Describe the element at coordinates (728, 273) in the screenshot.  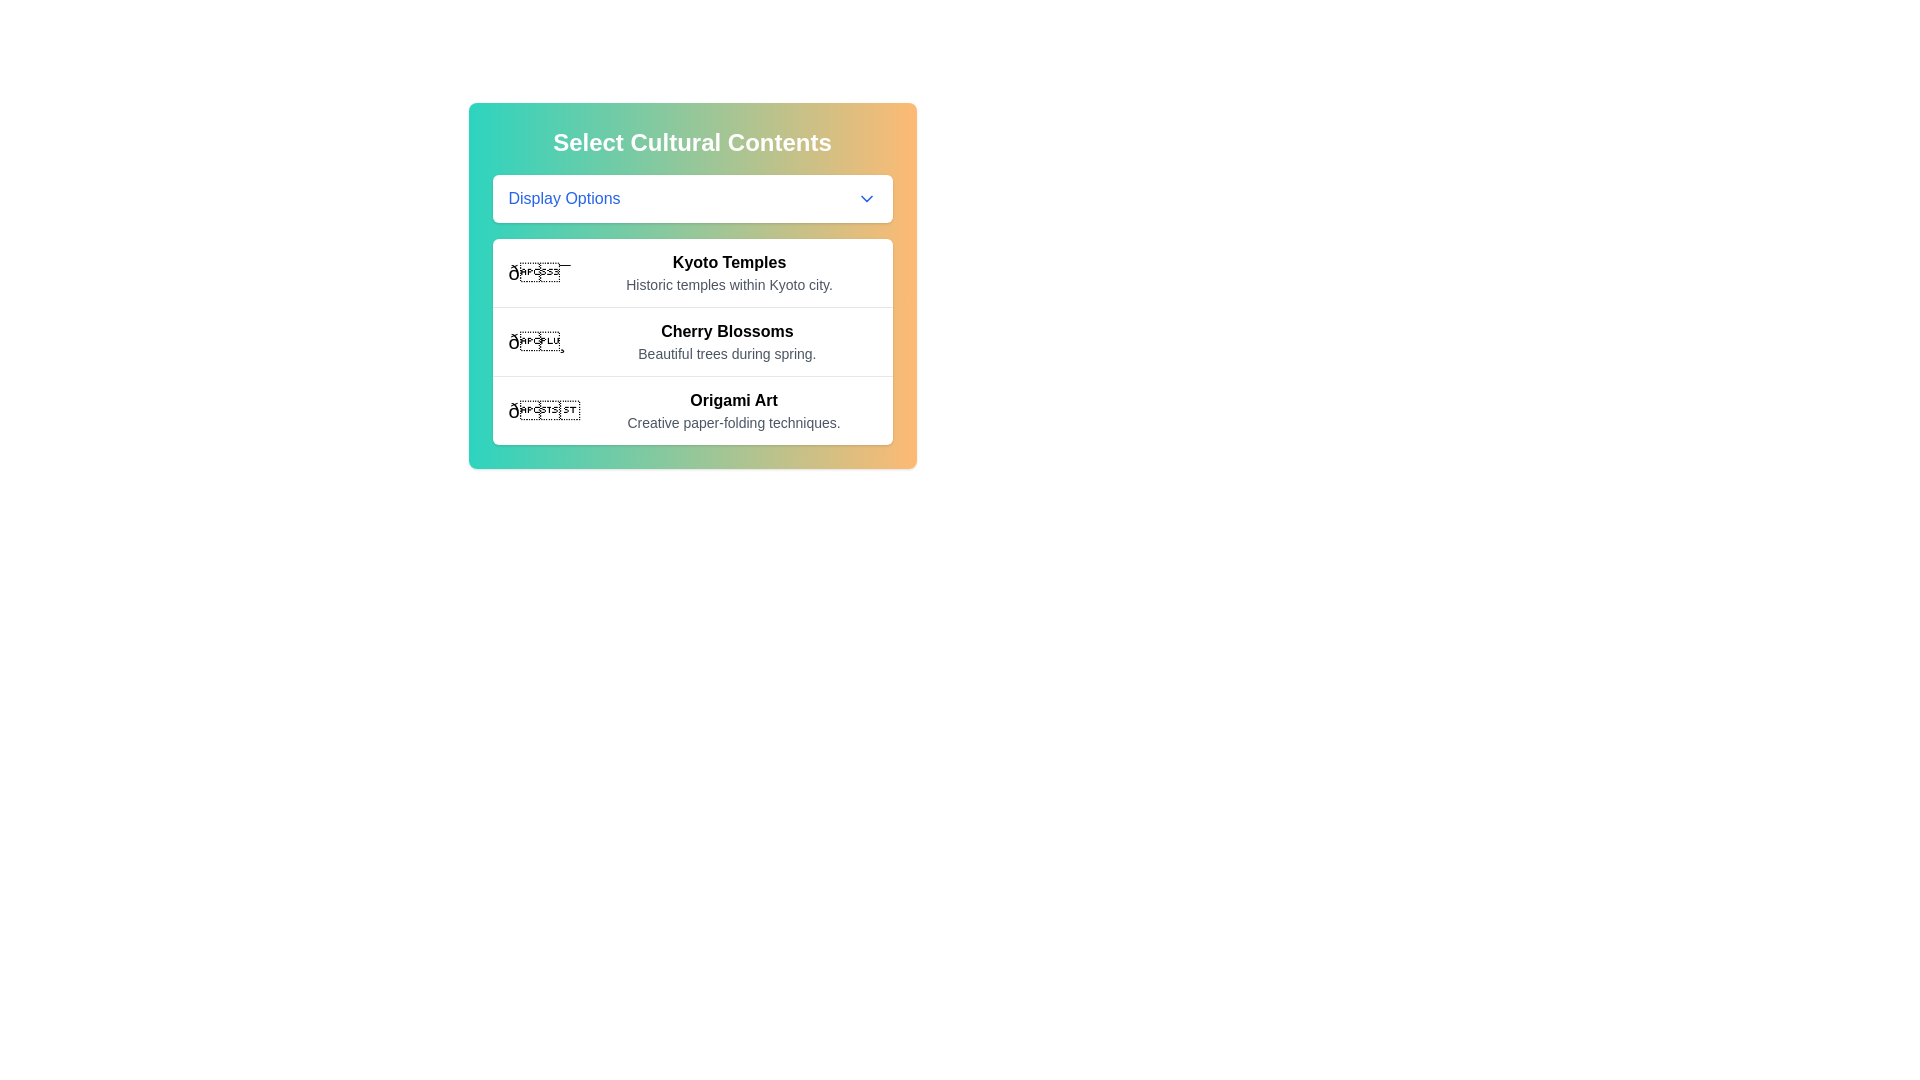
I see `the 'Kyoto Temples' information display text block` at that location.